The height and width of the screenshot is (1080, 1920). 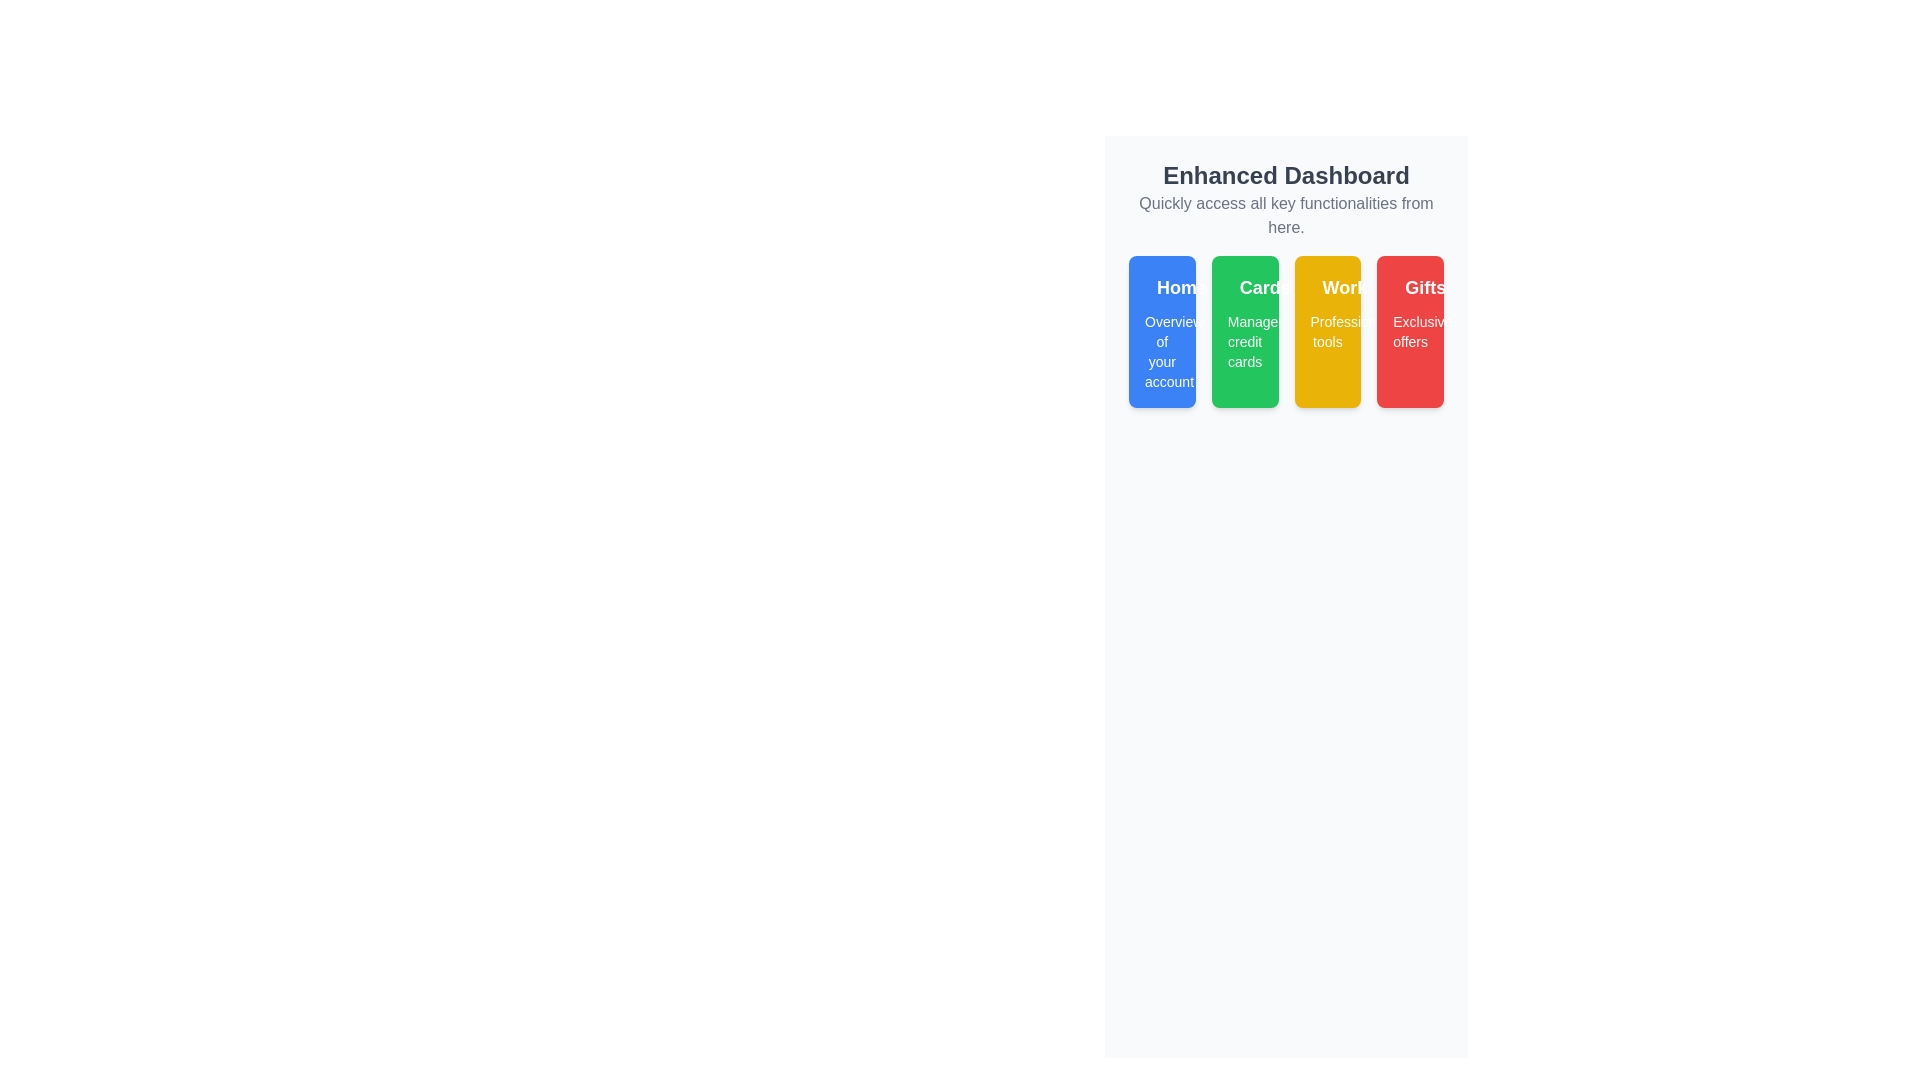 I want to click on contents of the text element located centrally below the 'Home' header within the blue rectangular card titled 'Home', so click(x=1162, y=350).